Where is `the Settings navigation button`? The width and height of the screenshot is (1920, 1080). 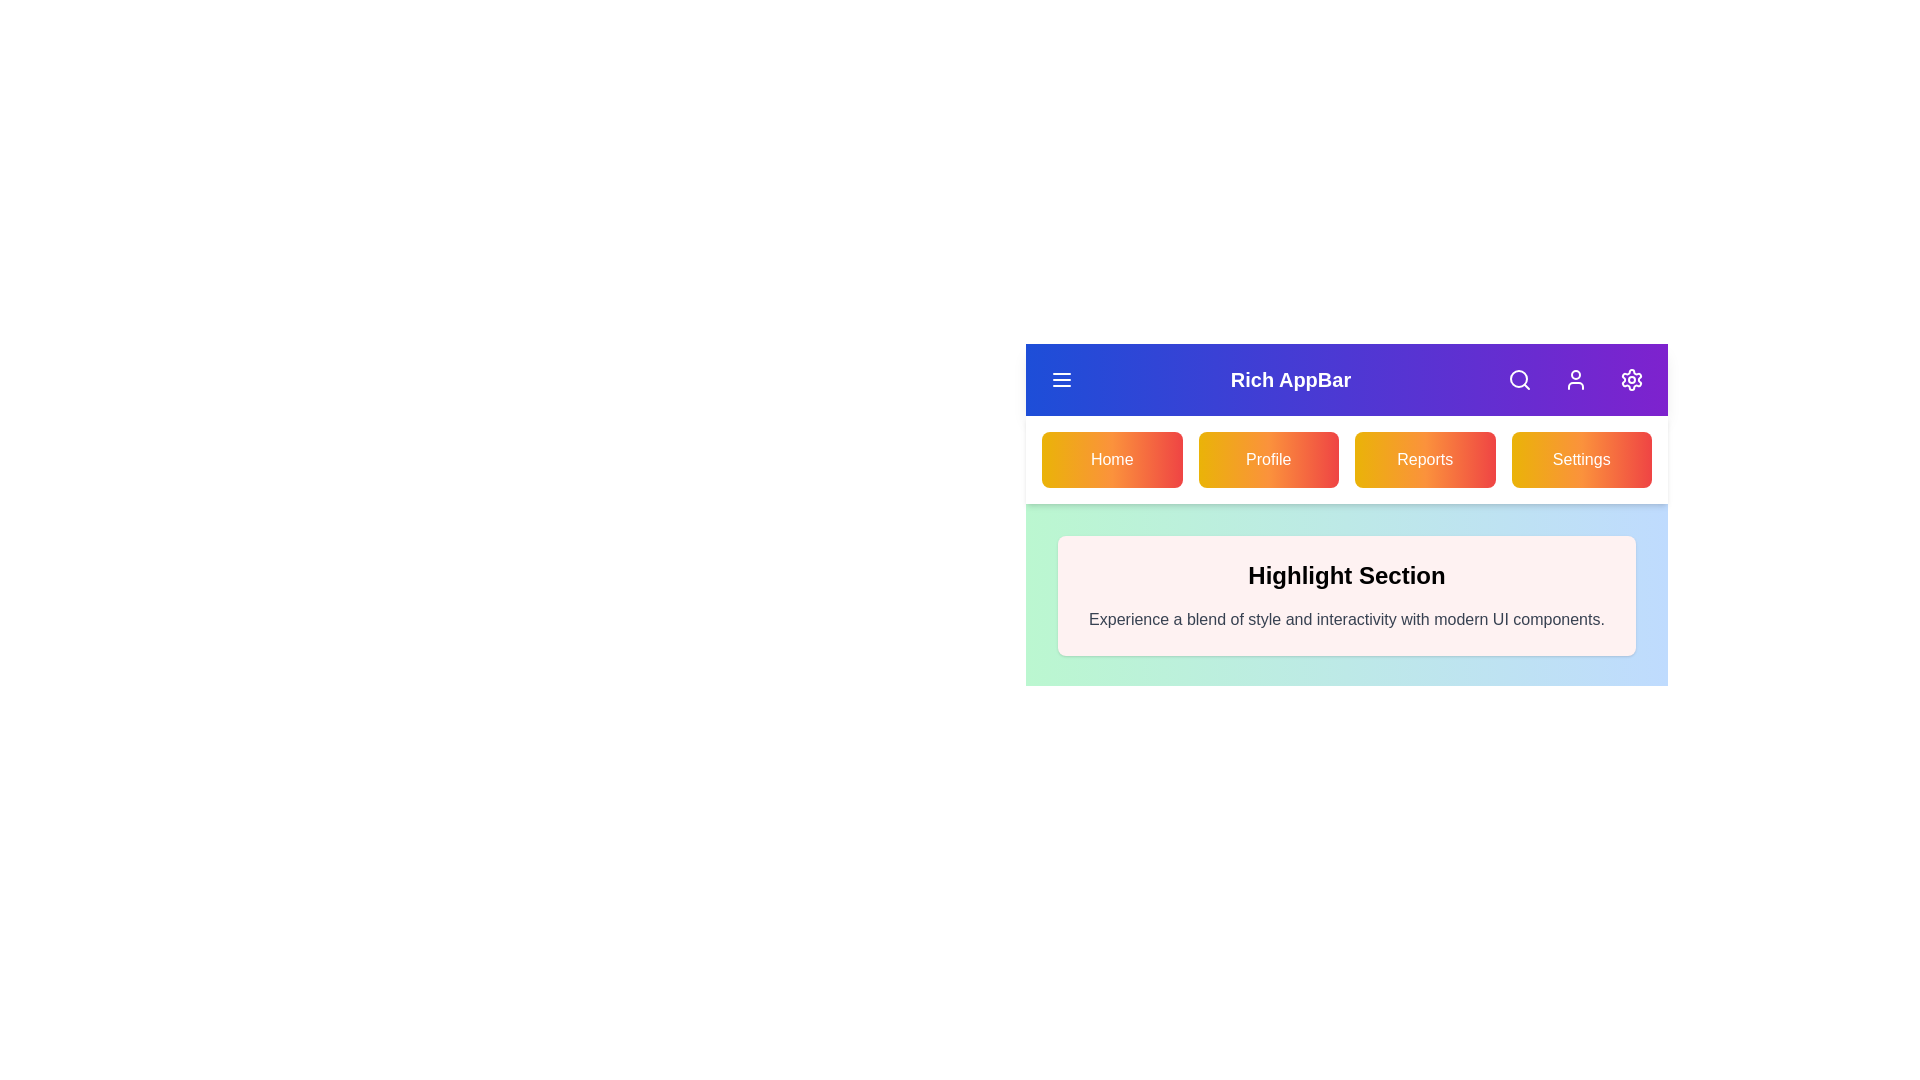
the Settings navigation button is located at coordinates (1579, 459).